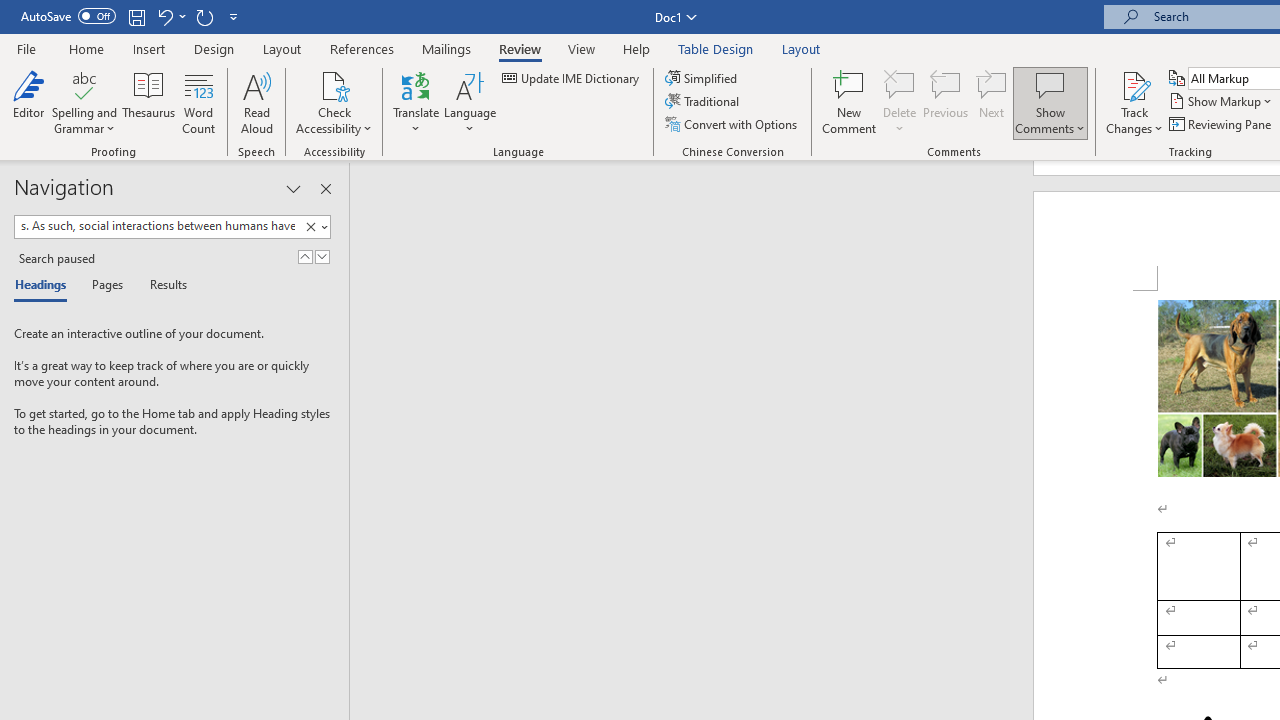 The height and width of the screenshot is (720, 1280). Describe the element at coordinates (1221, 101) in the screenshot. I see `'Show Markup'` at that location.